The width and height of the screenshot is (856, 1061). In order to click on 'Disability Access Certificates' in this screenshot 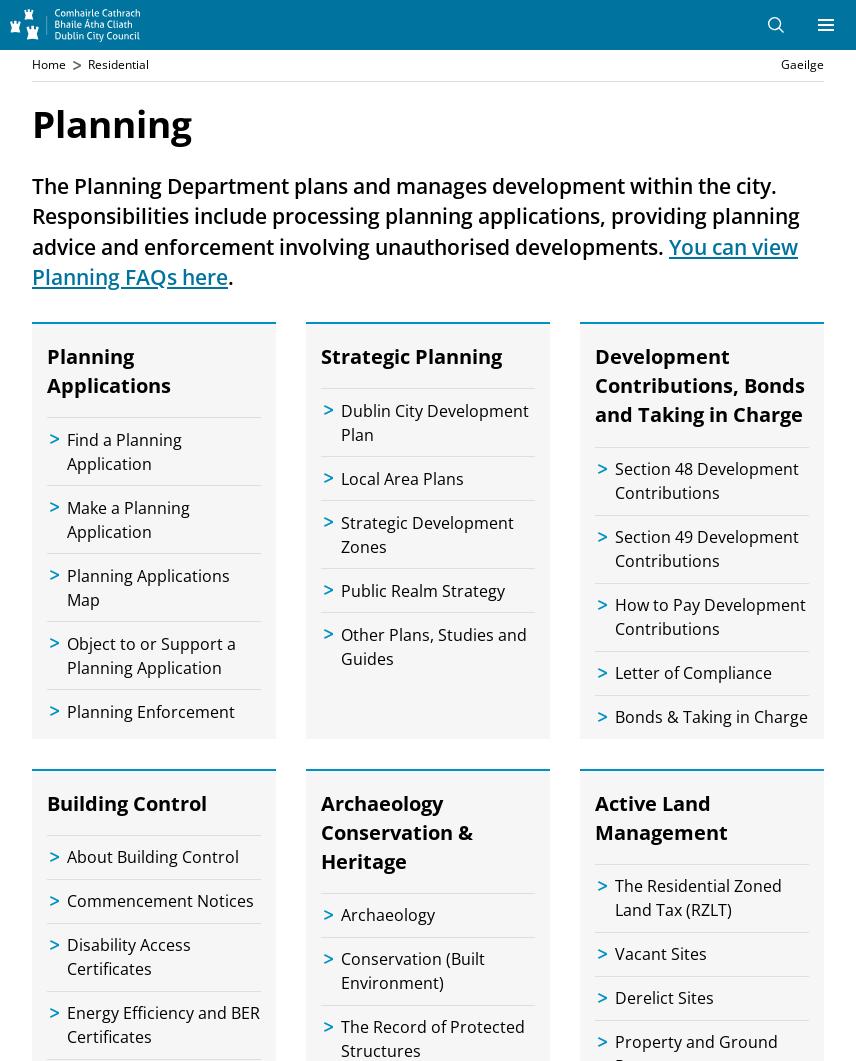, I will do `click(127, 956)`.